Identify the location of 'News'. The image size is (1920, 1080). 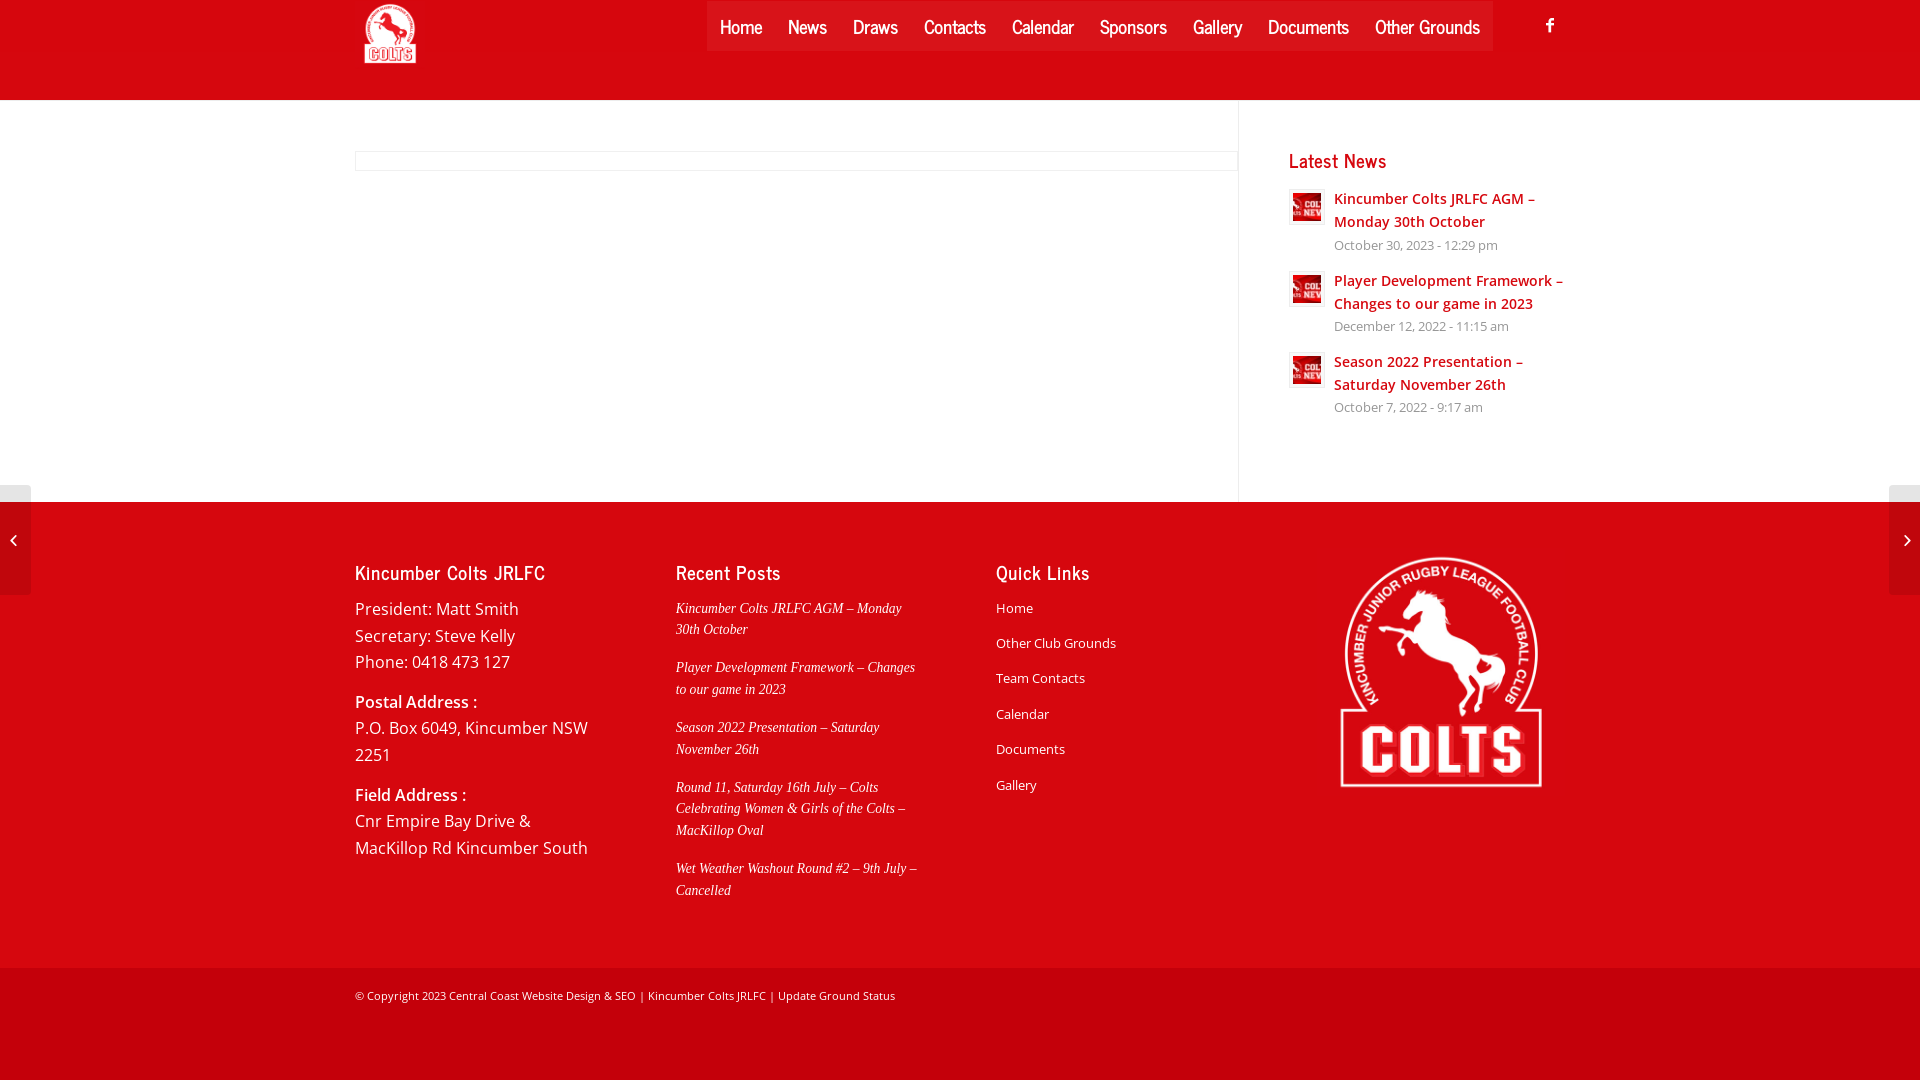
(807, 26).